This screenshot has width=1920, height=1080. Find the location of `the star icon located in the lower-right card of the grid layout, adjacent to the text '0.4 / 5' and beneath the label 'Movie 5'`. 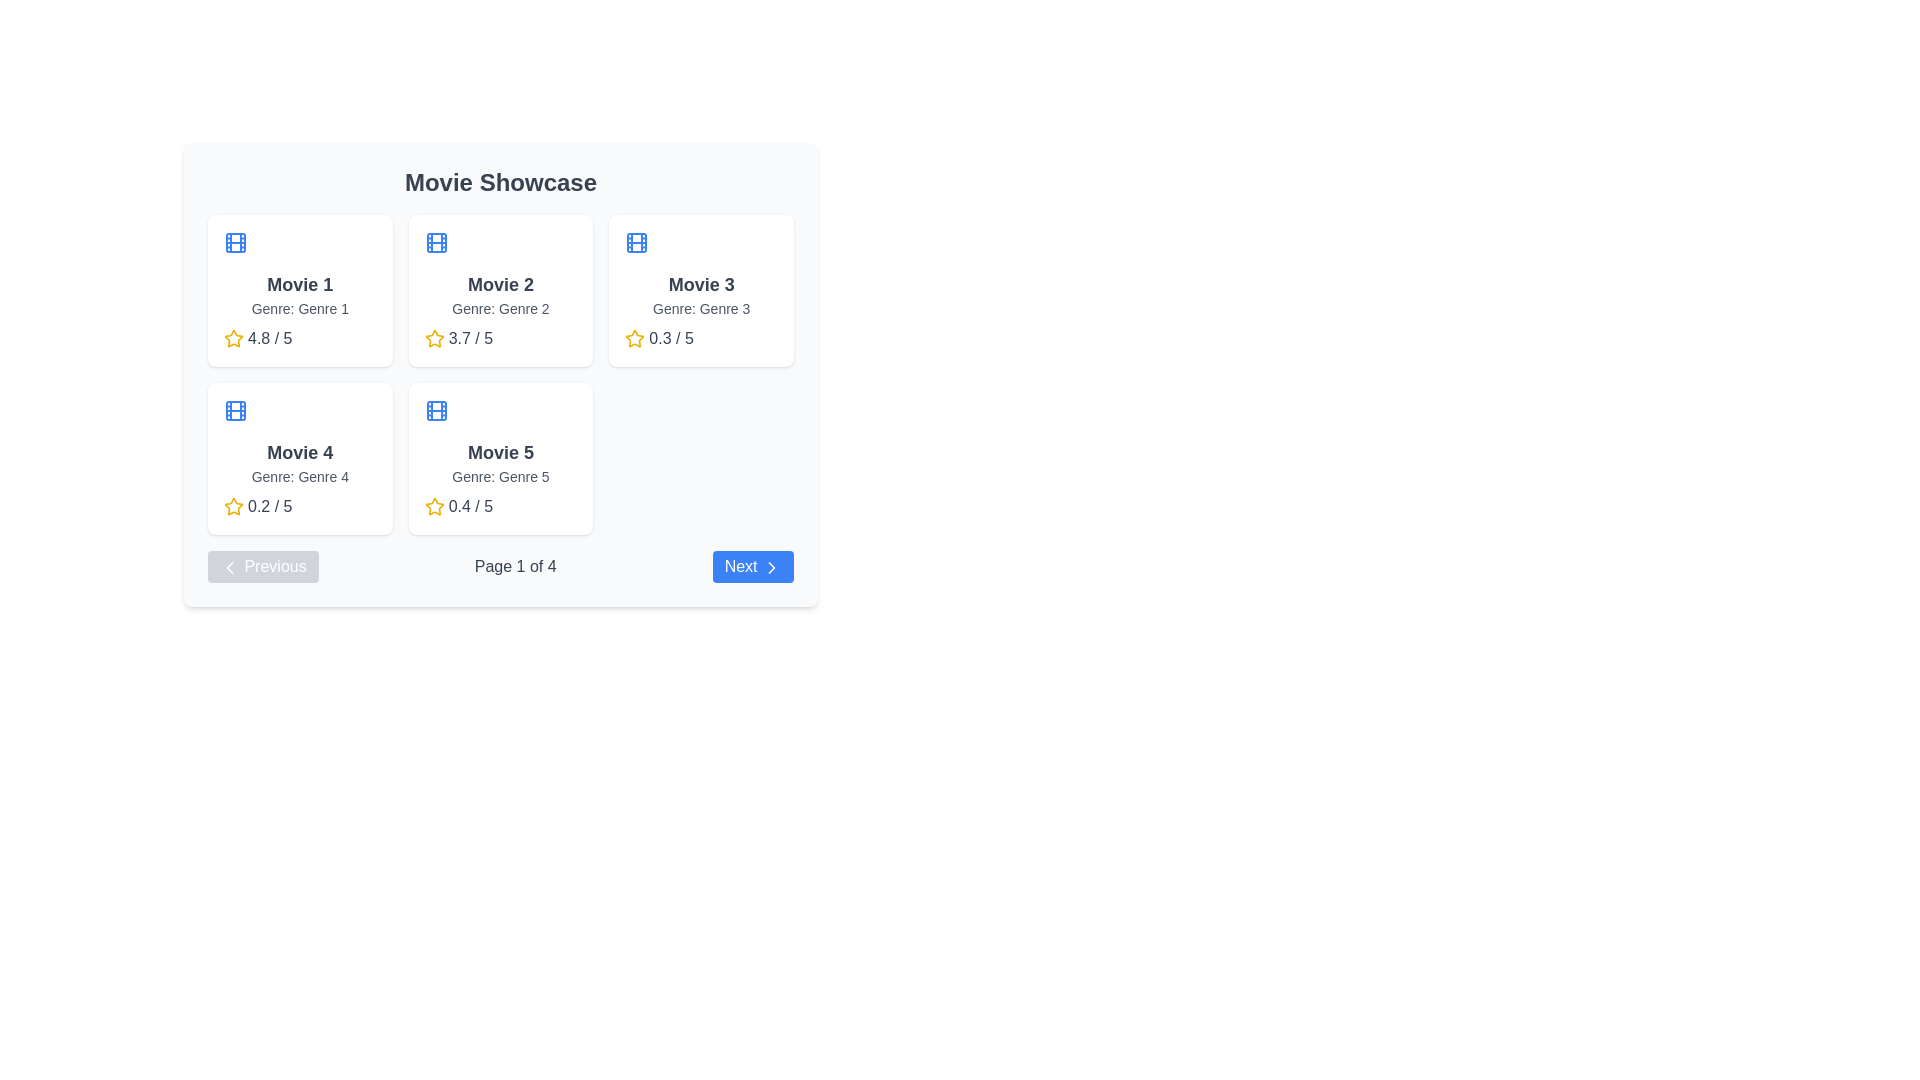

the star icon located in the lower-right card of the grid layout, adjacent to the text '0.4 / 5' and beneath the label 'Movie 5' is located at coordinates (433, 505).